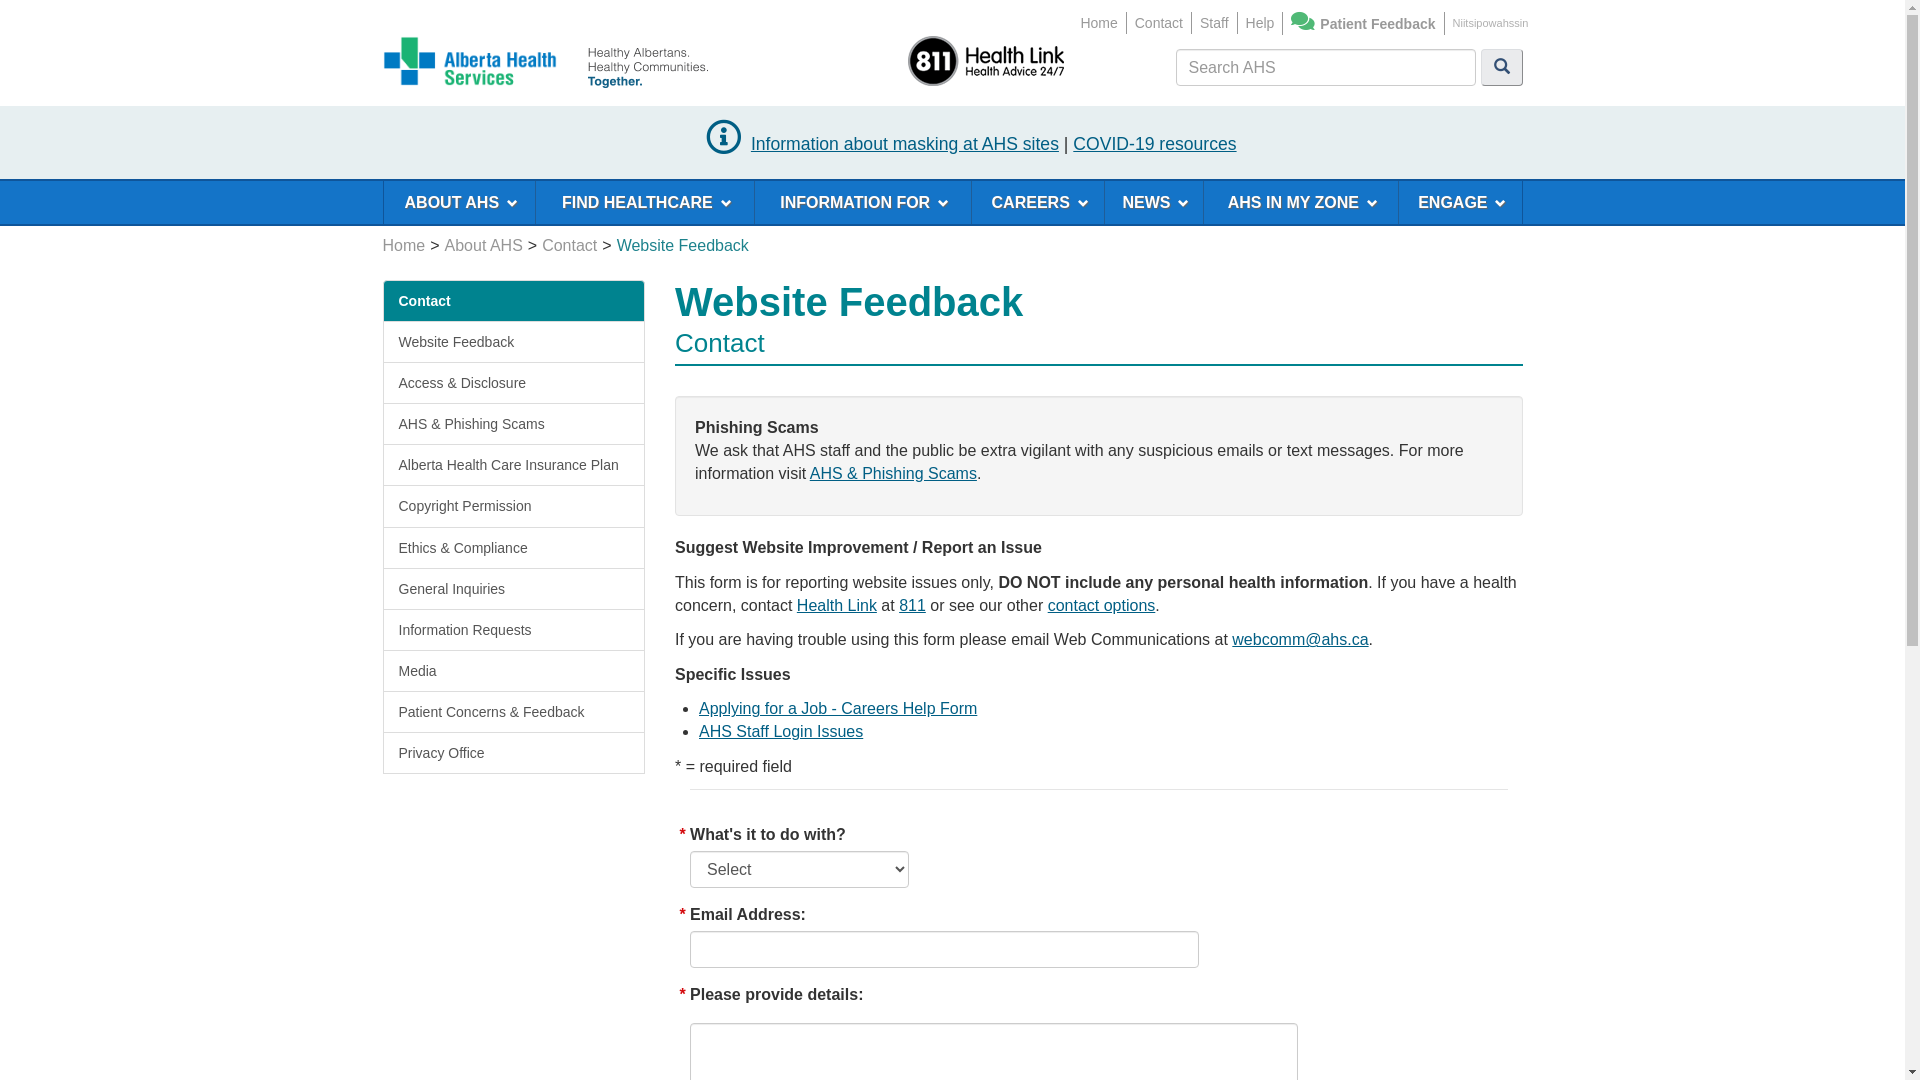 The height and width of the screenshot is (1080, 1920). What do you see at coordinates (911, 604) in the screenshot?
I see `'811'` at bounding box center [911, 604].